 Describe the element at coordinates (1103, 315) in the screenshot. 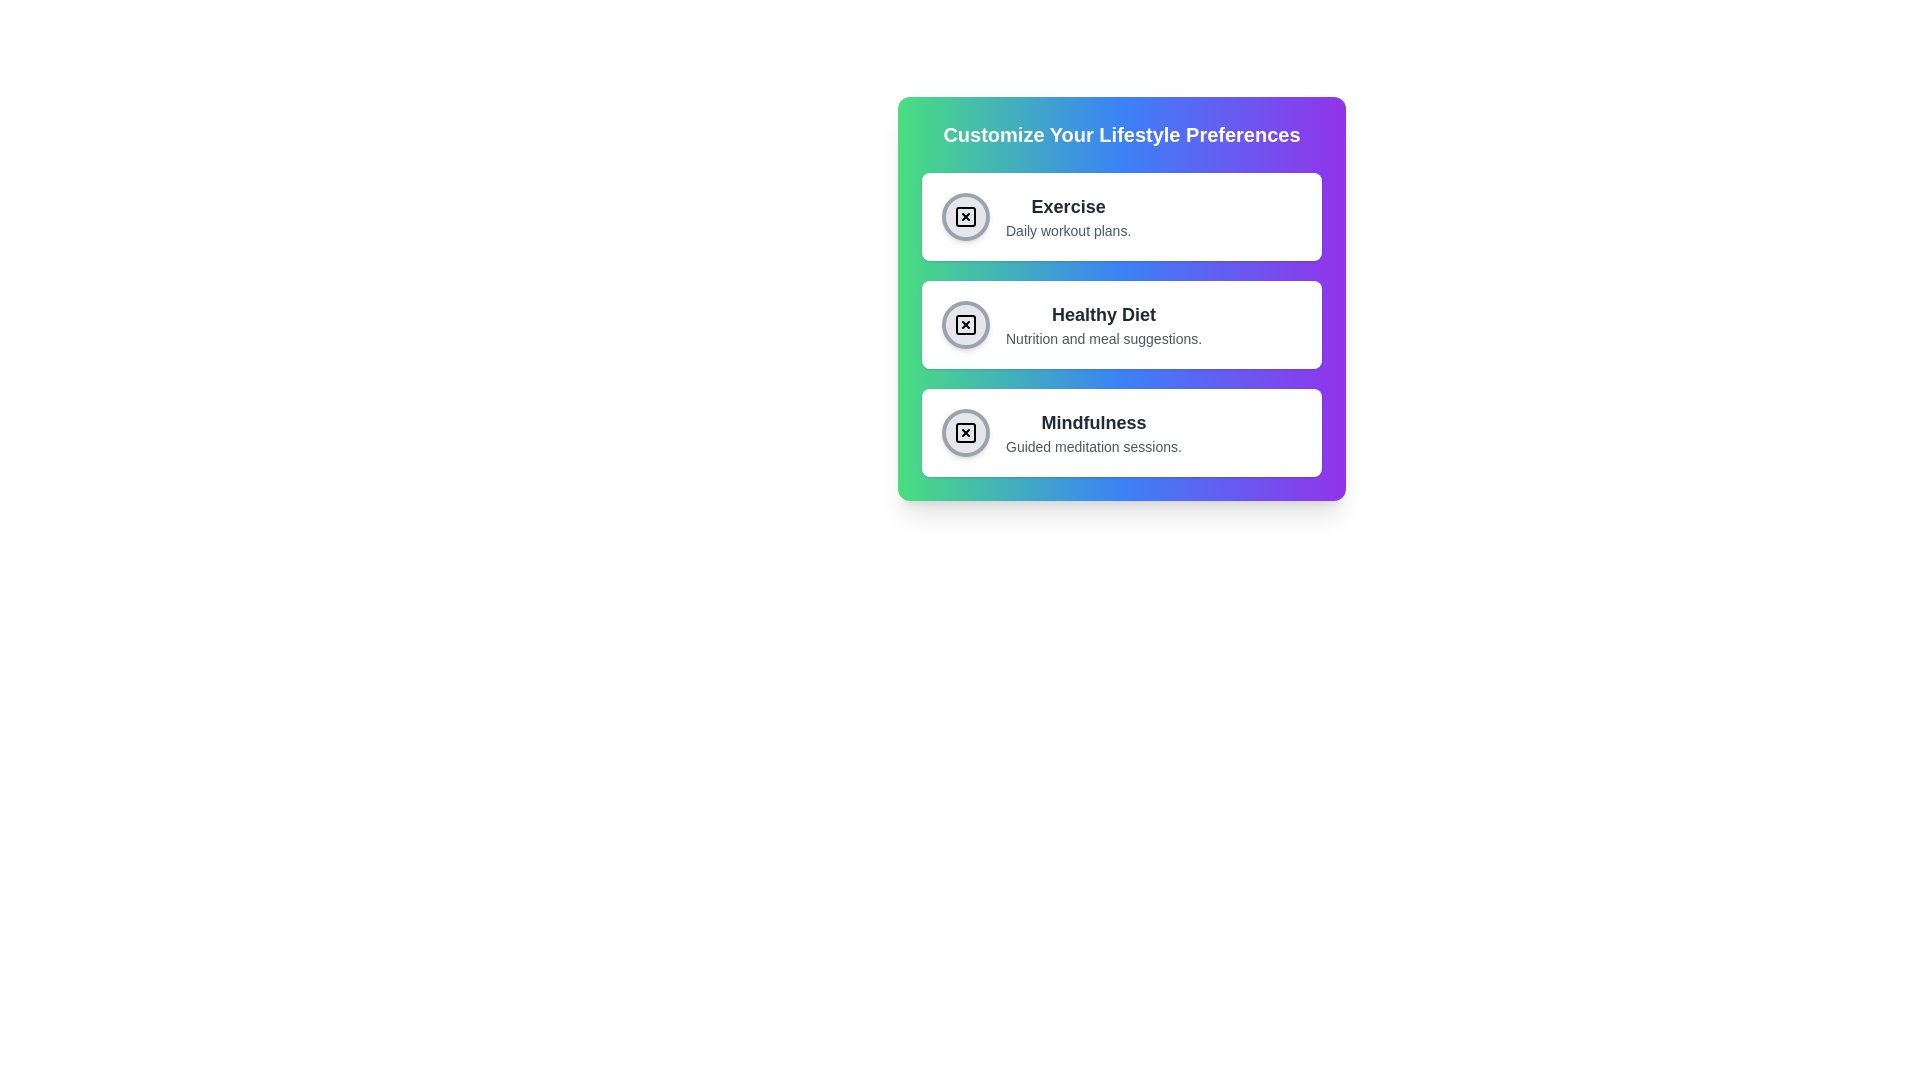

I see `the static text element displaying 'Healthy Diet', which is centrally positioned at the top of the second content card and styled with a bold, large font in dark gray color` at that location.